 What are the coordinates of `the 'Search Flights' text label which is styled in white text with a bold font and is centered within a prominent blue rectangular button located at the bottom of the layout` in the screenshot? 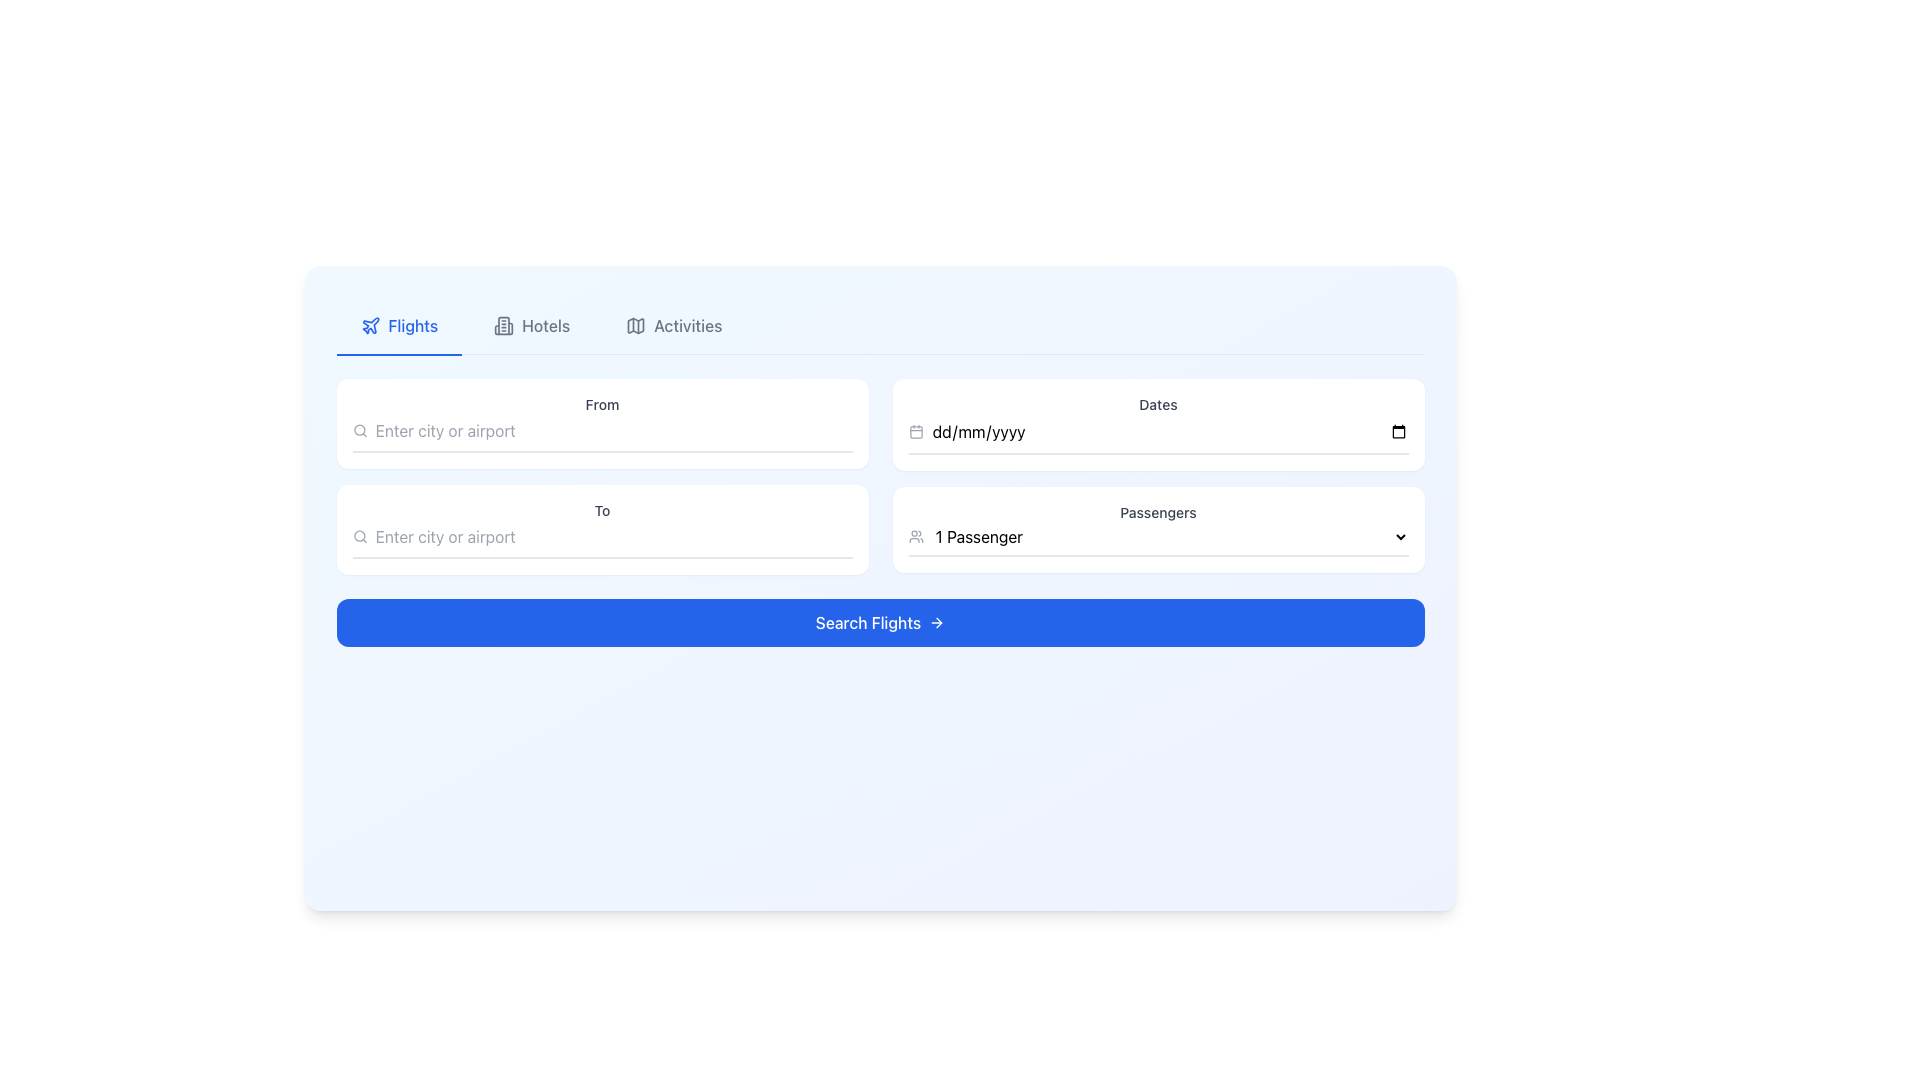 It's located at (868, 622).